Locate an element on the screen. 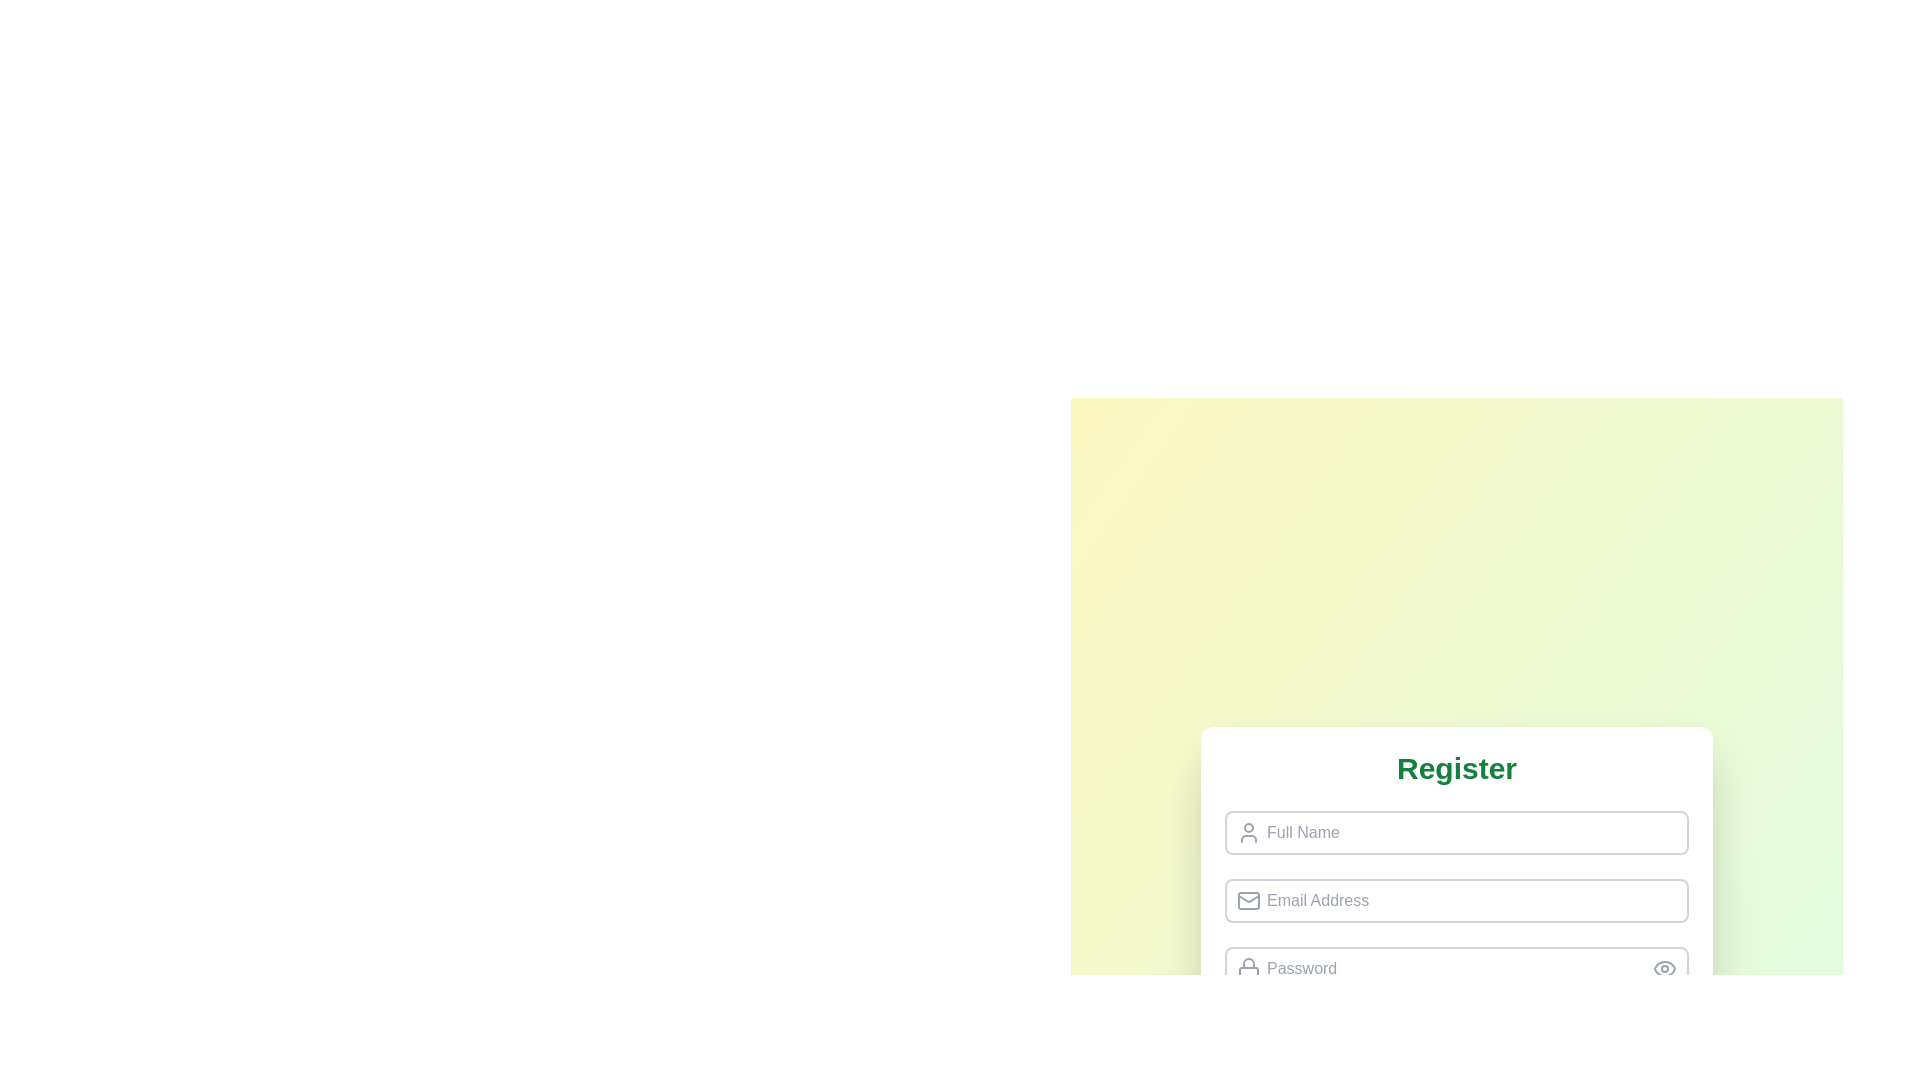 Image resolution: width=1920 pixels, height=1080 pixels. the button with a gray circular background and an eye icon is located at coordinates (1665, 967).